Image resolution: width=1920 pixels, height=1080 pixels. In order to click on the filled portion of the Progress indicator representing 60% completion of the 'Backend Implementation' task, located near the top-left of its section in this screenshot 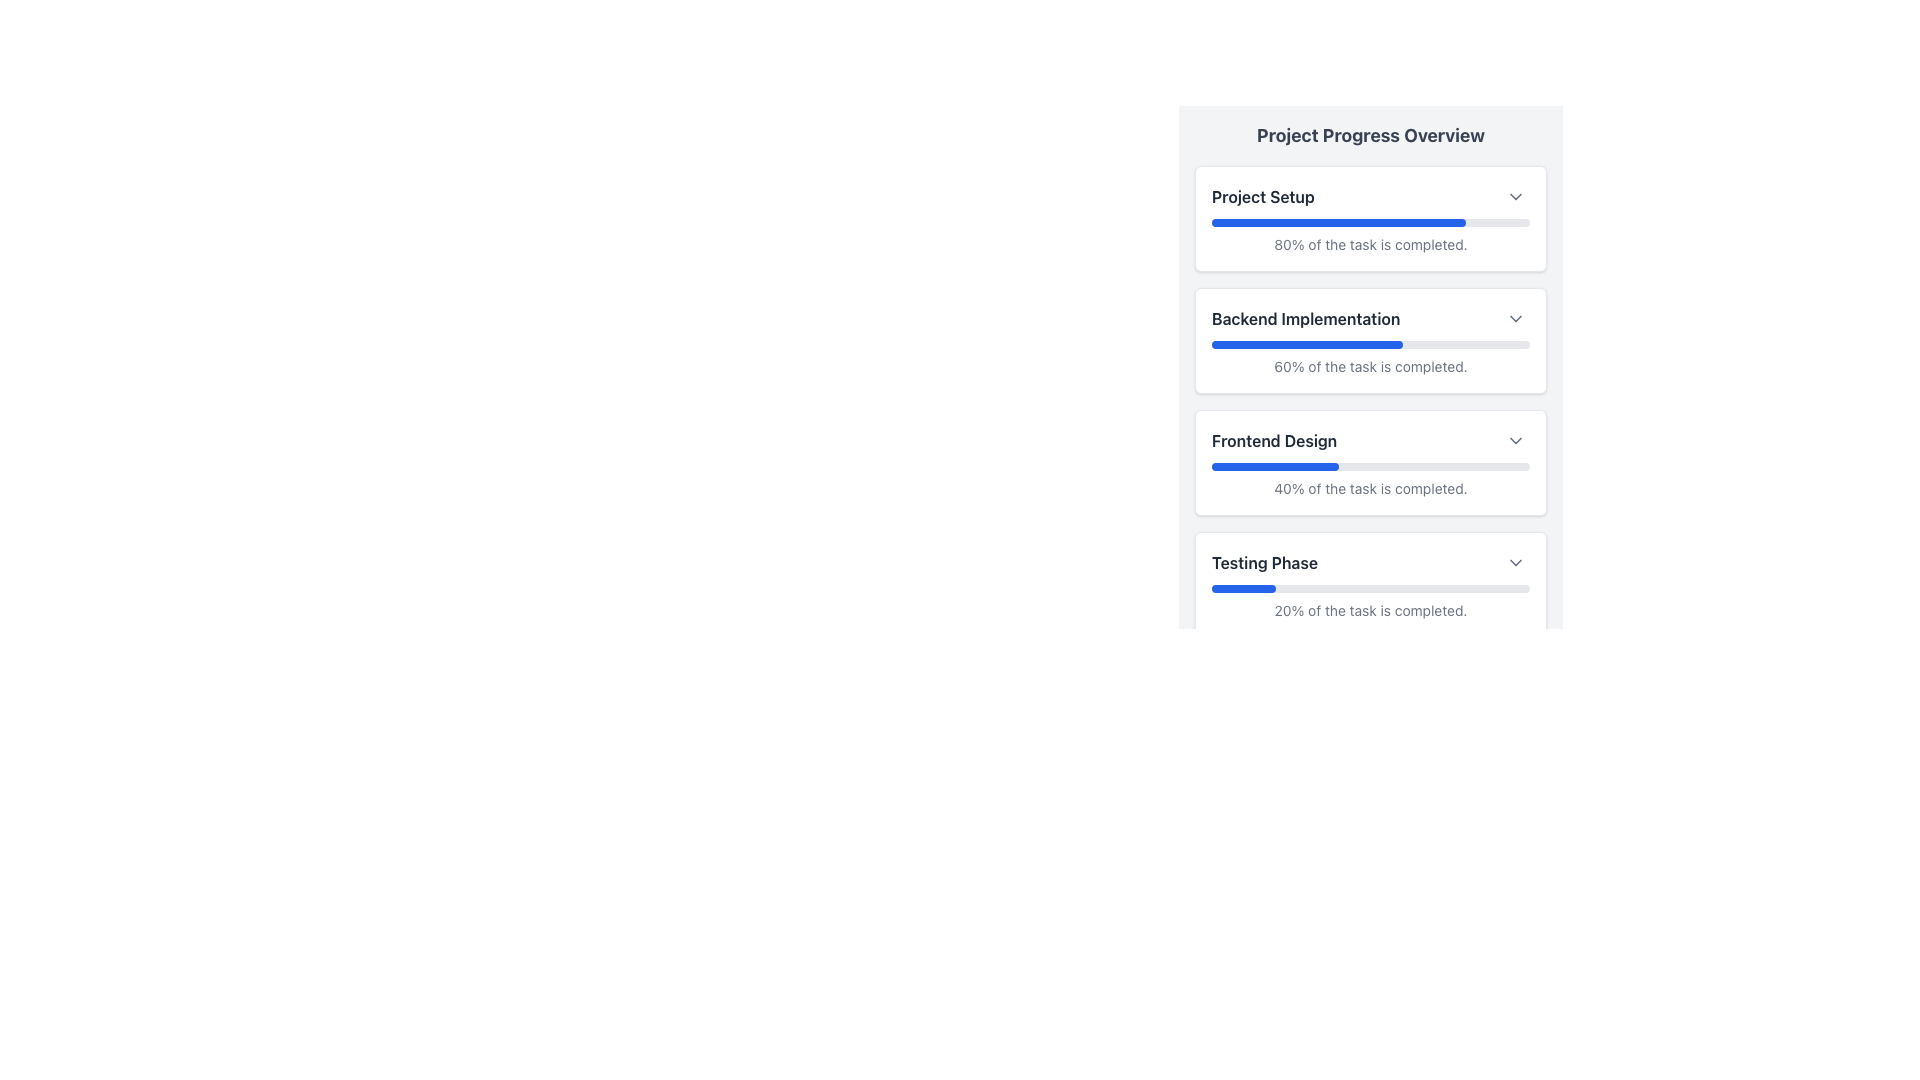, I will do `click(1307, 343)`.